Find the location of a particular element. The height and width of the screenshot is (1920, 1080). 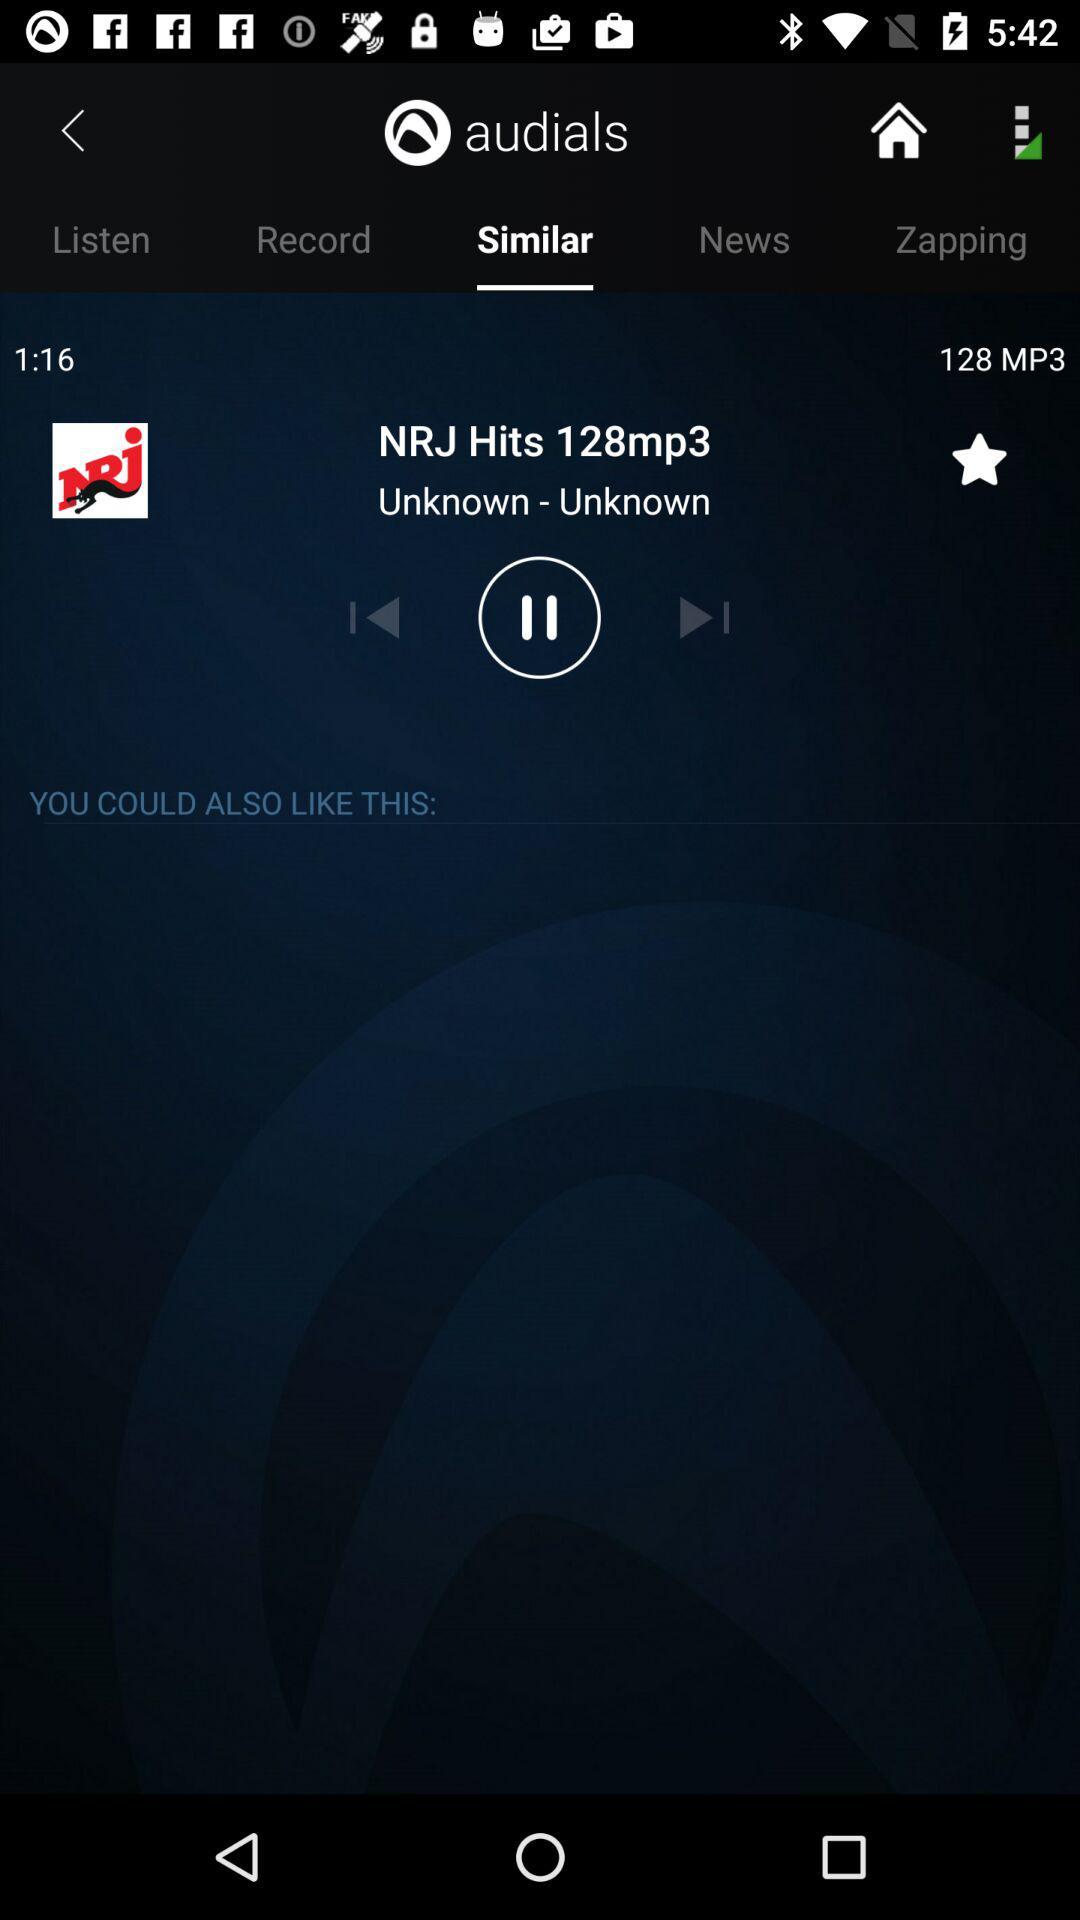

next song is located at coordinates (703, 616).